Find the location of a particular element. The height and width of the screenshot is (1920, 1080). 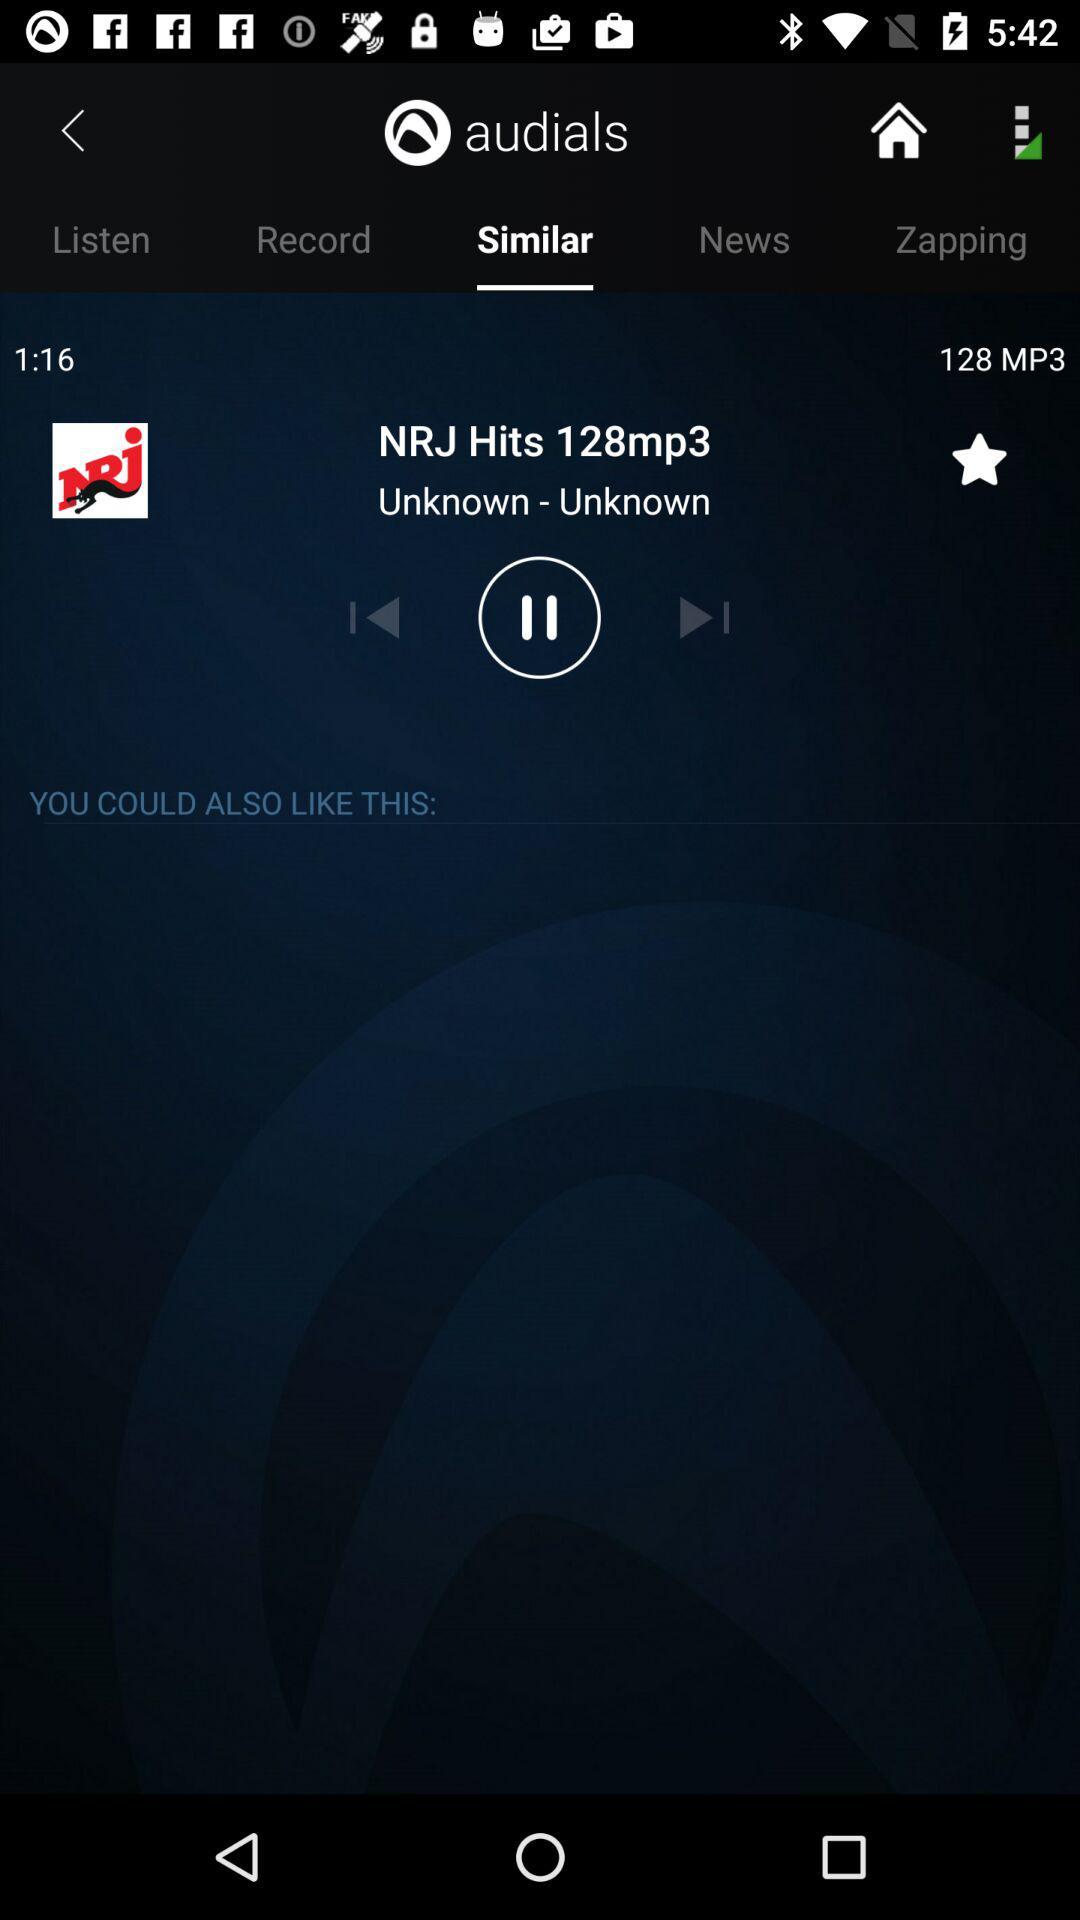

next song is located at coordinates (703, 616).